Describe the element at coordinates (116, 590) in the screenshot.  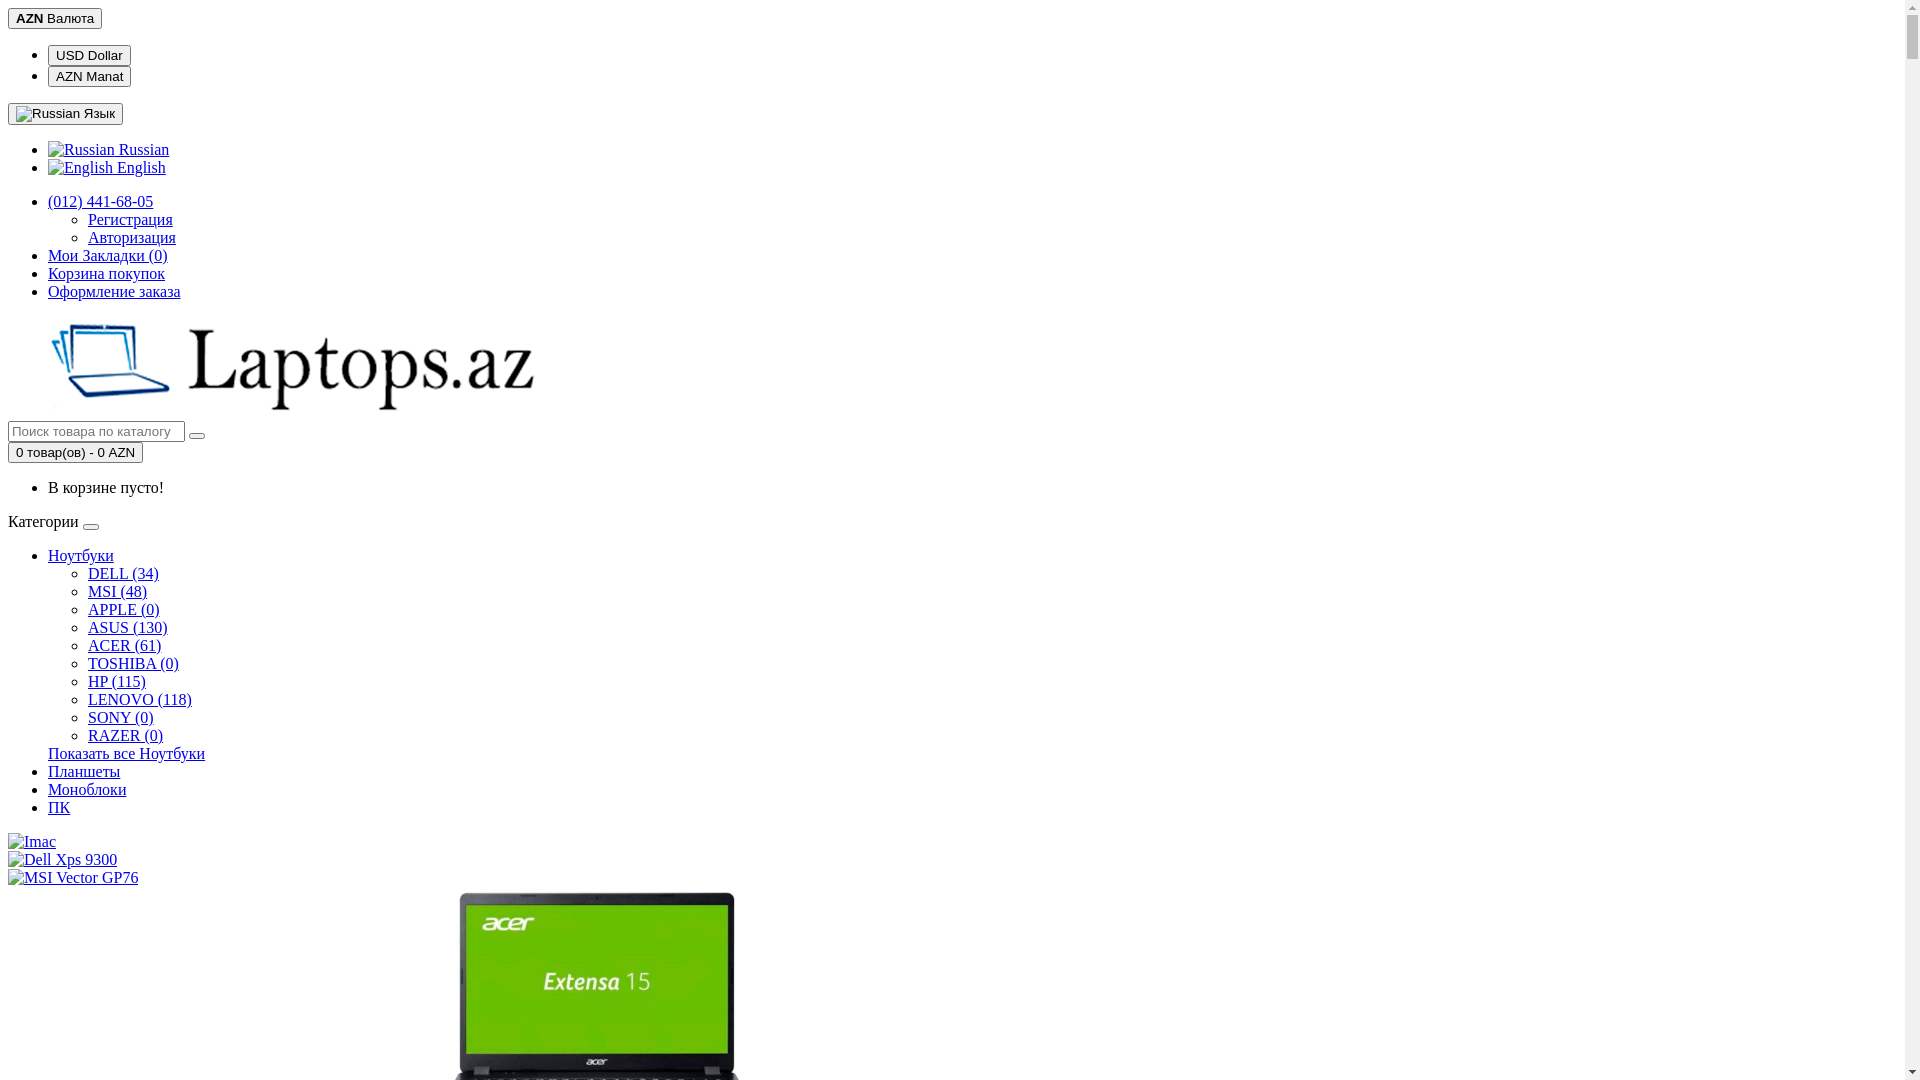
I see `'MSI (48)'` at that location.